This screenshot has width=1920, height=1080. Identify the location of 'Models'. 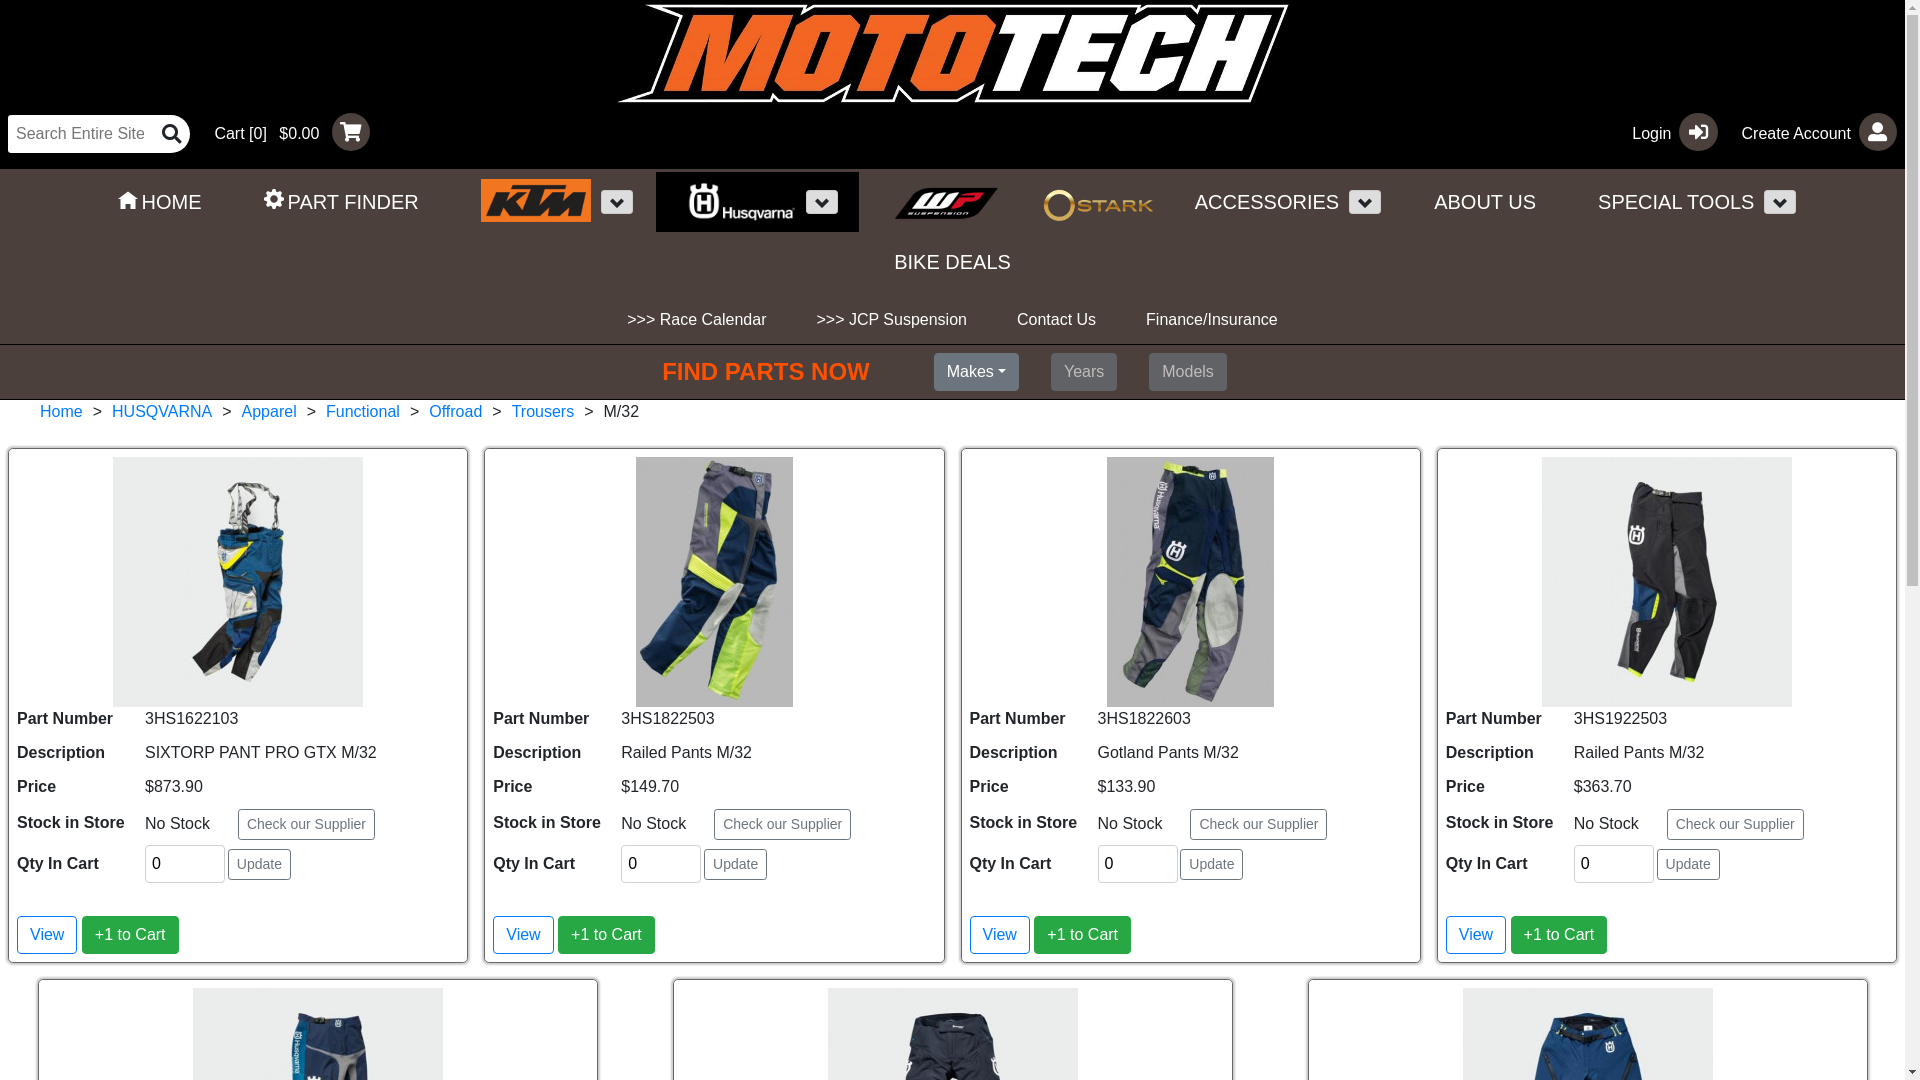
(1187, 371).